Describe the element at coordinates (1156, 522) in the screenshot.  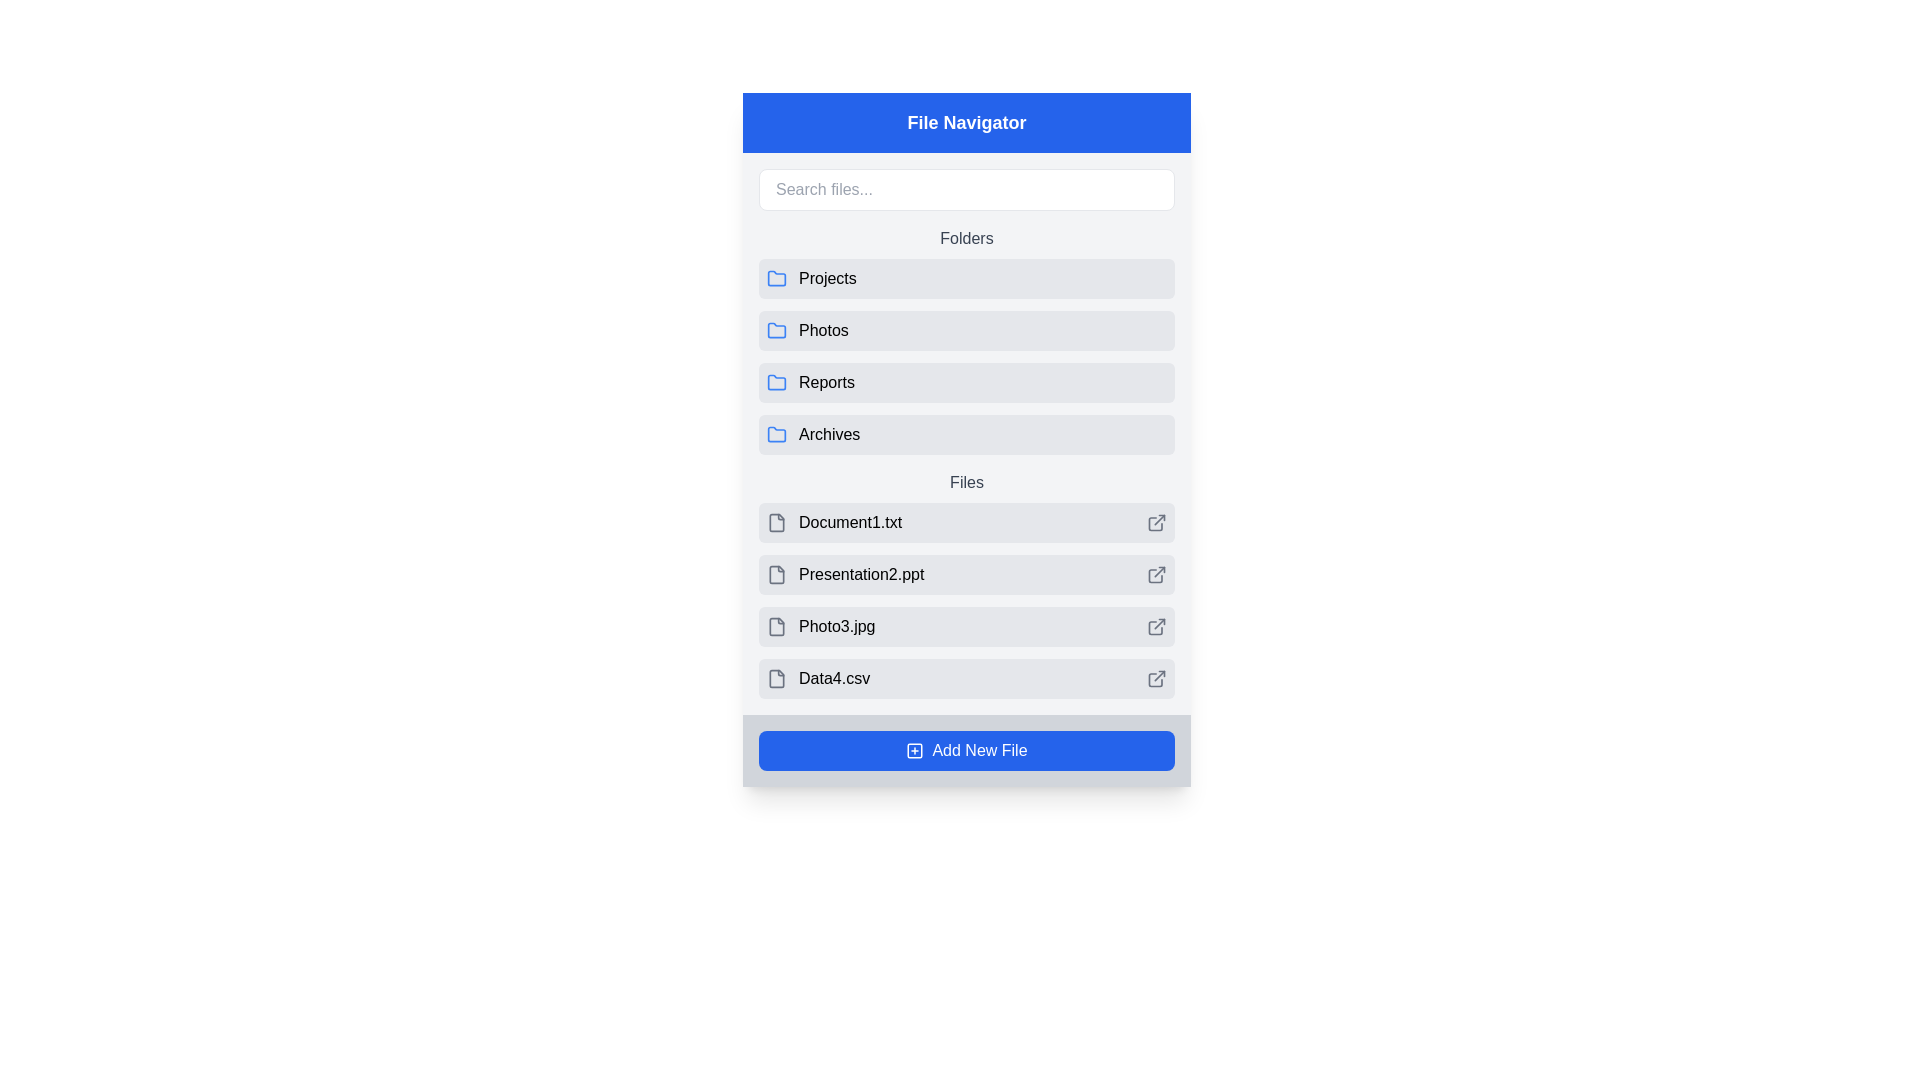
I see `the icon button representing an external link` at that location.